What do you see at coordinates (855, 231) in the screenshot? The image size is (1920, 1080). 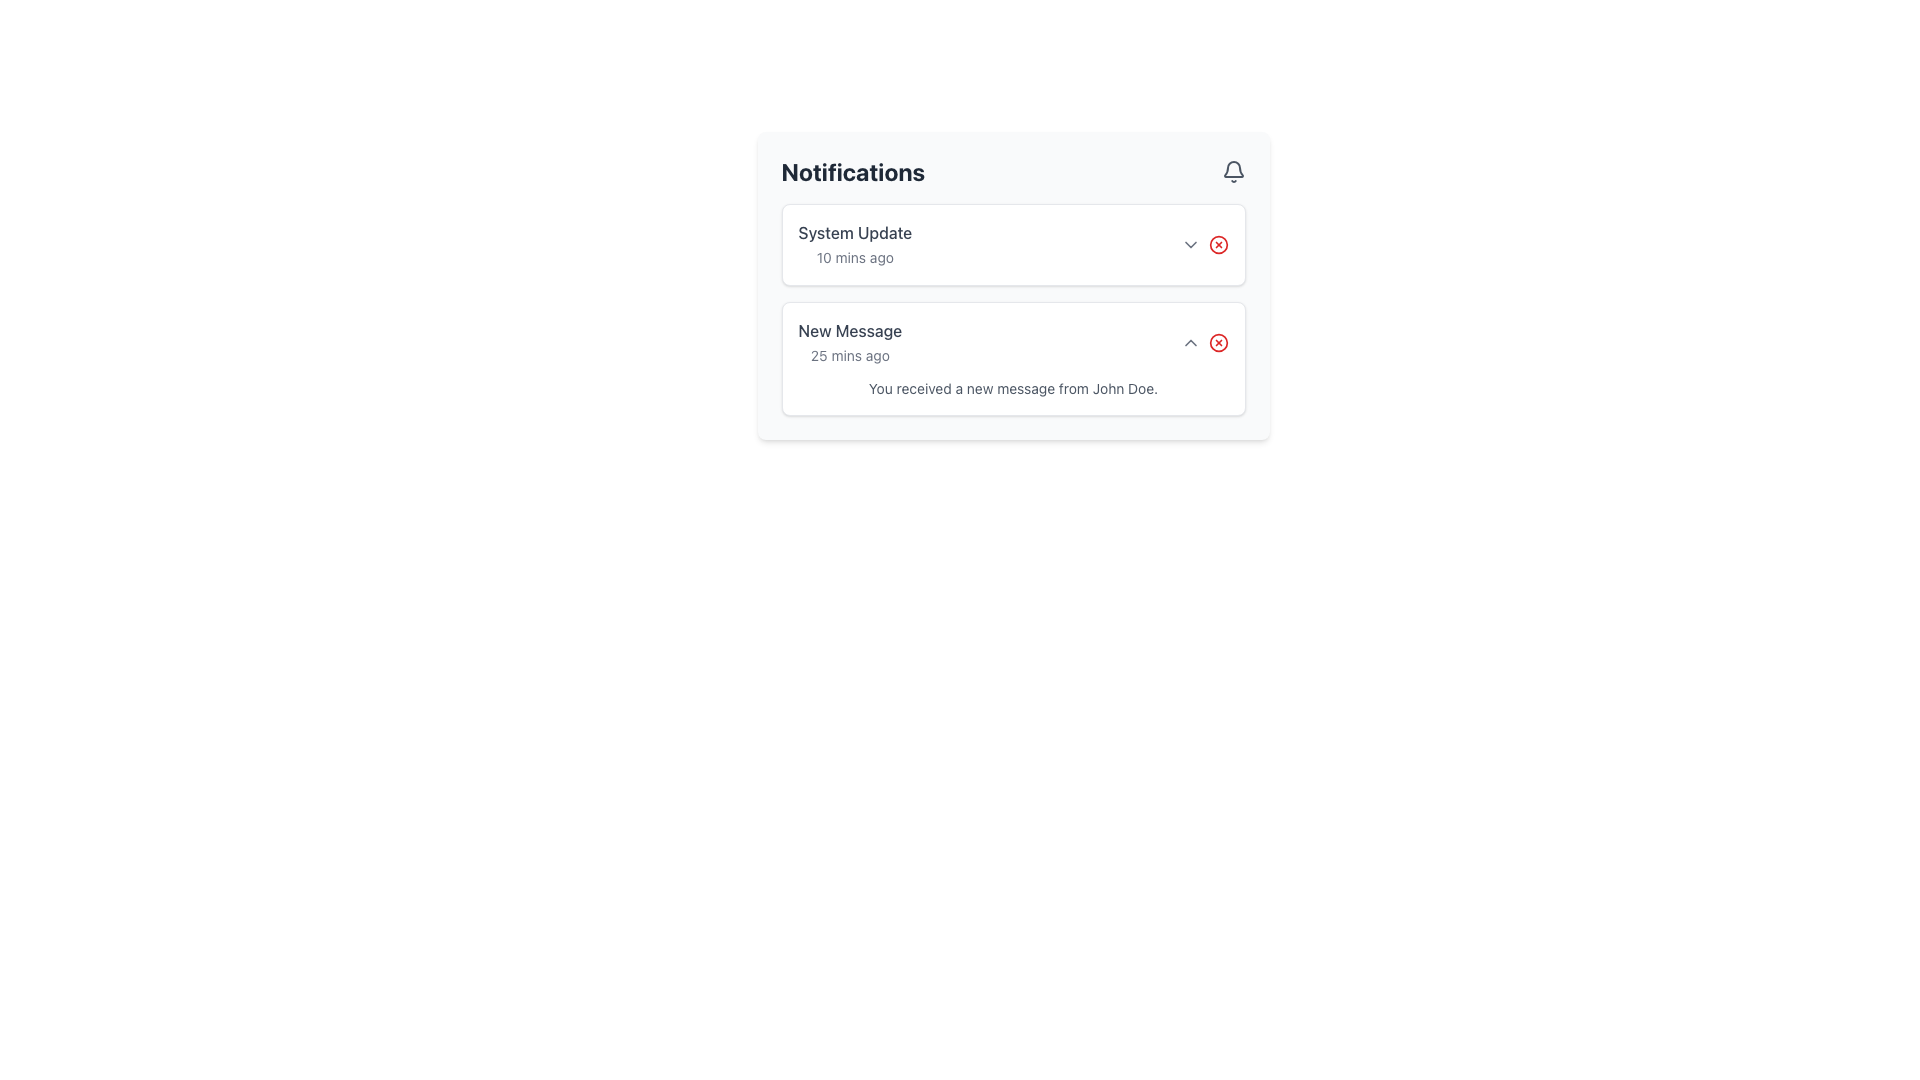 I see `the 'System Update' text label, which is prominently displayed at the top of a notification card interface` at bounding box center [855, 231].